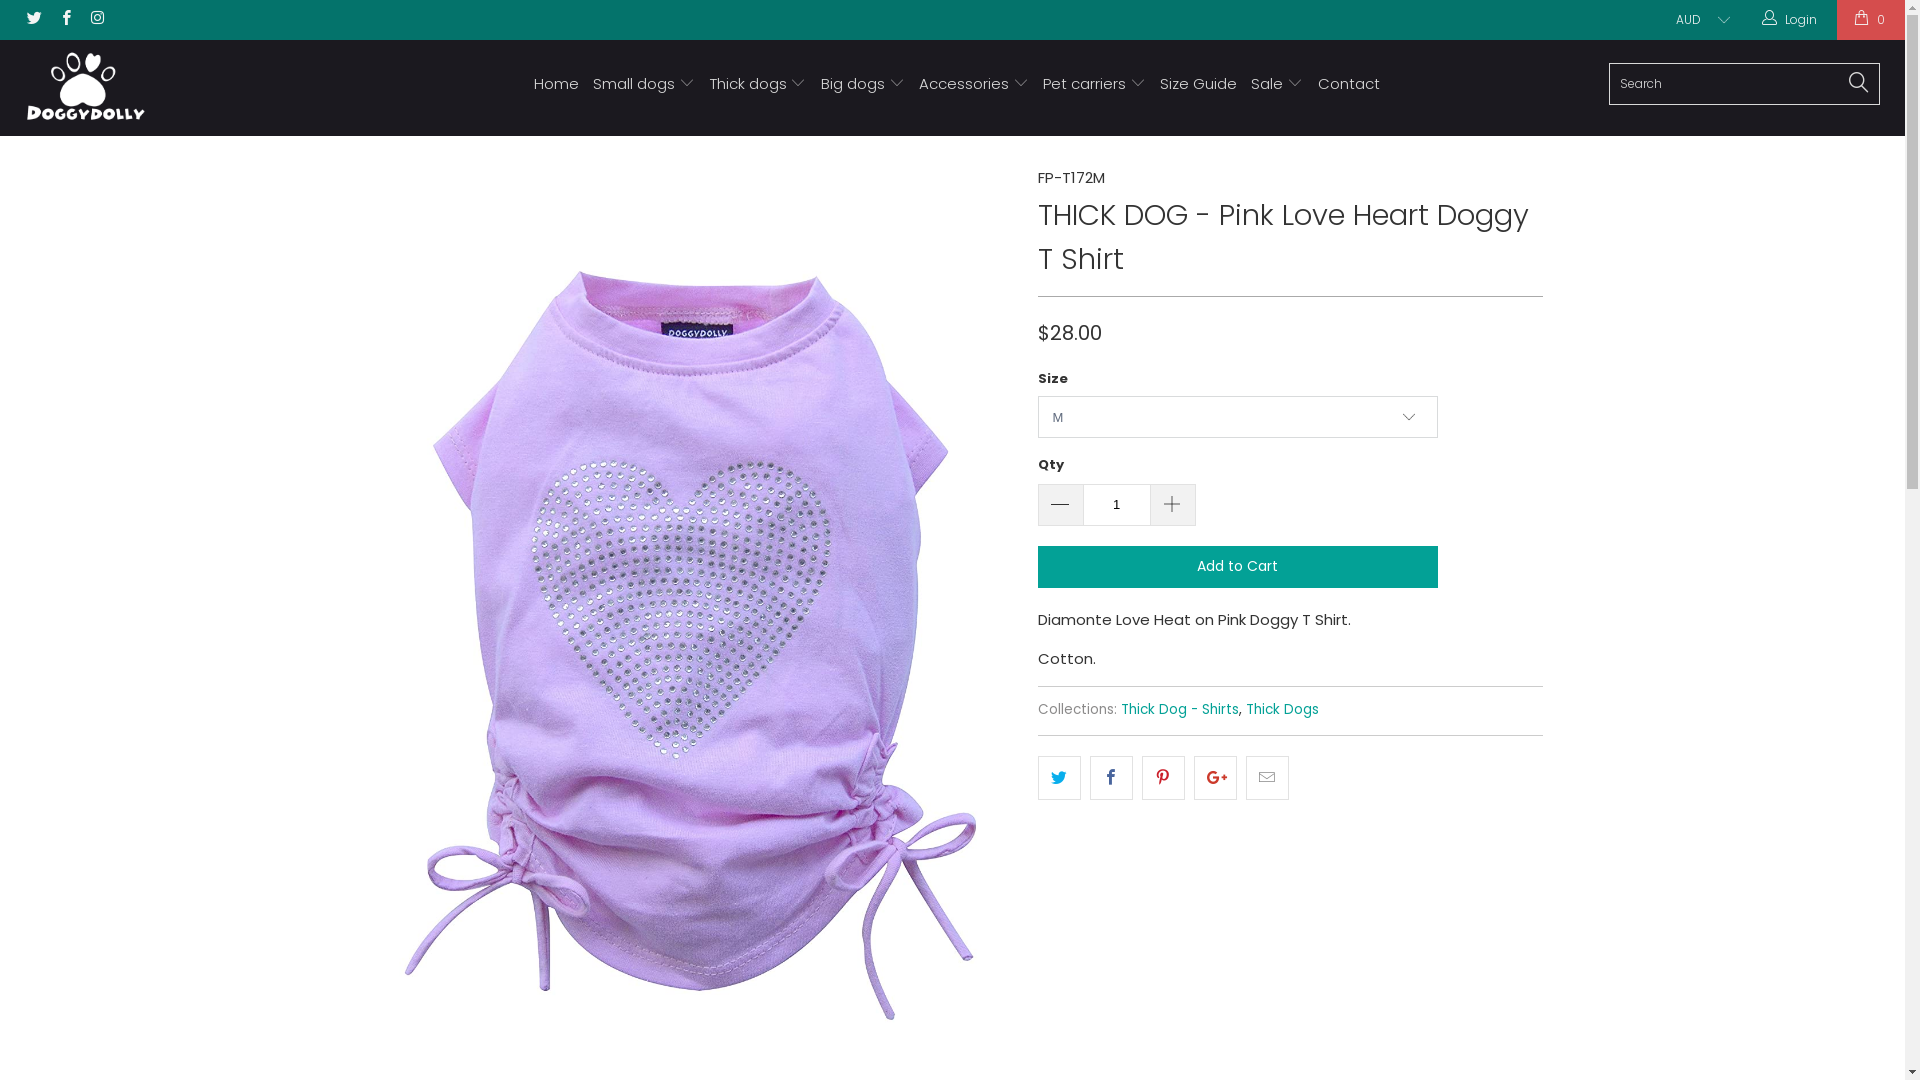 The image size is (1920, 1080). What do you see at coordinates (757, 83) in the screenshot?
I see `'Thick dogs'` at bounding box center [757, 83].